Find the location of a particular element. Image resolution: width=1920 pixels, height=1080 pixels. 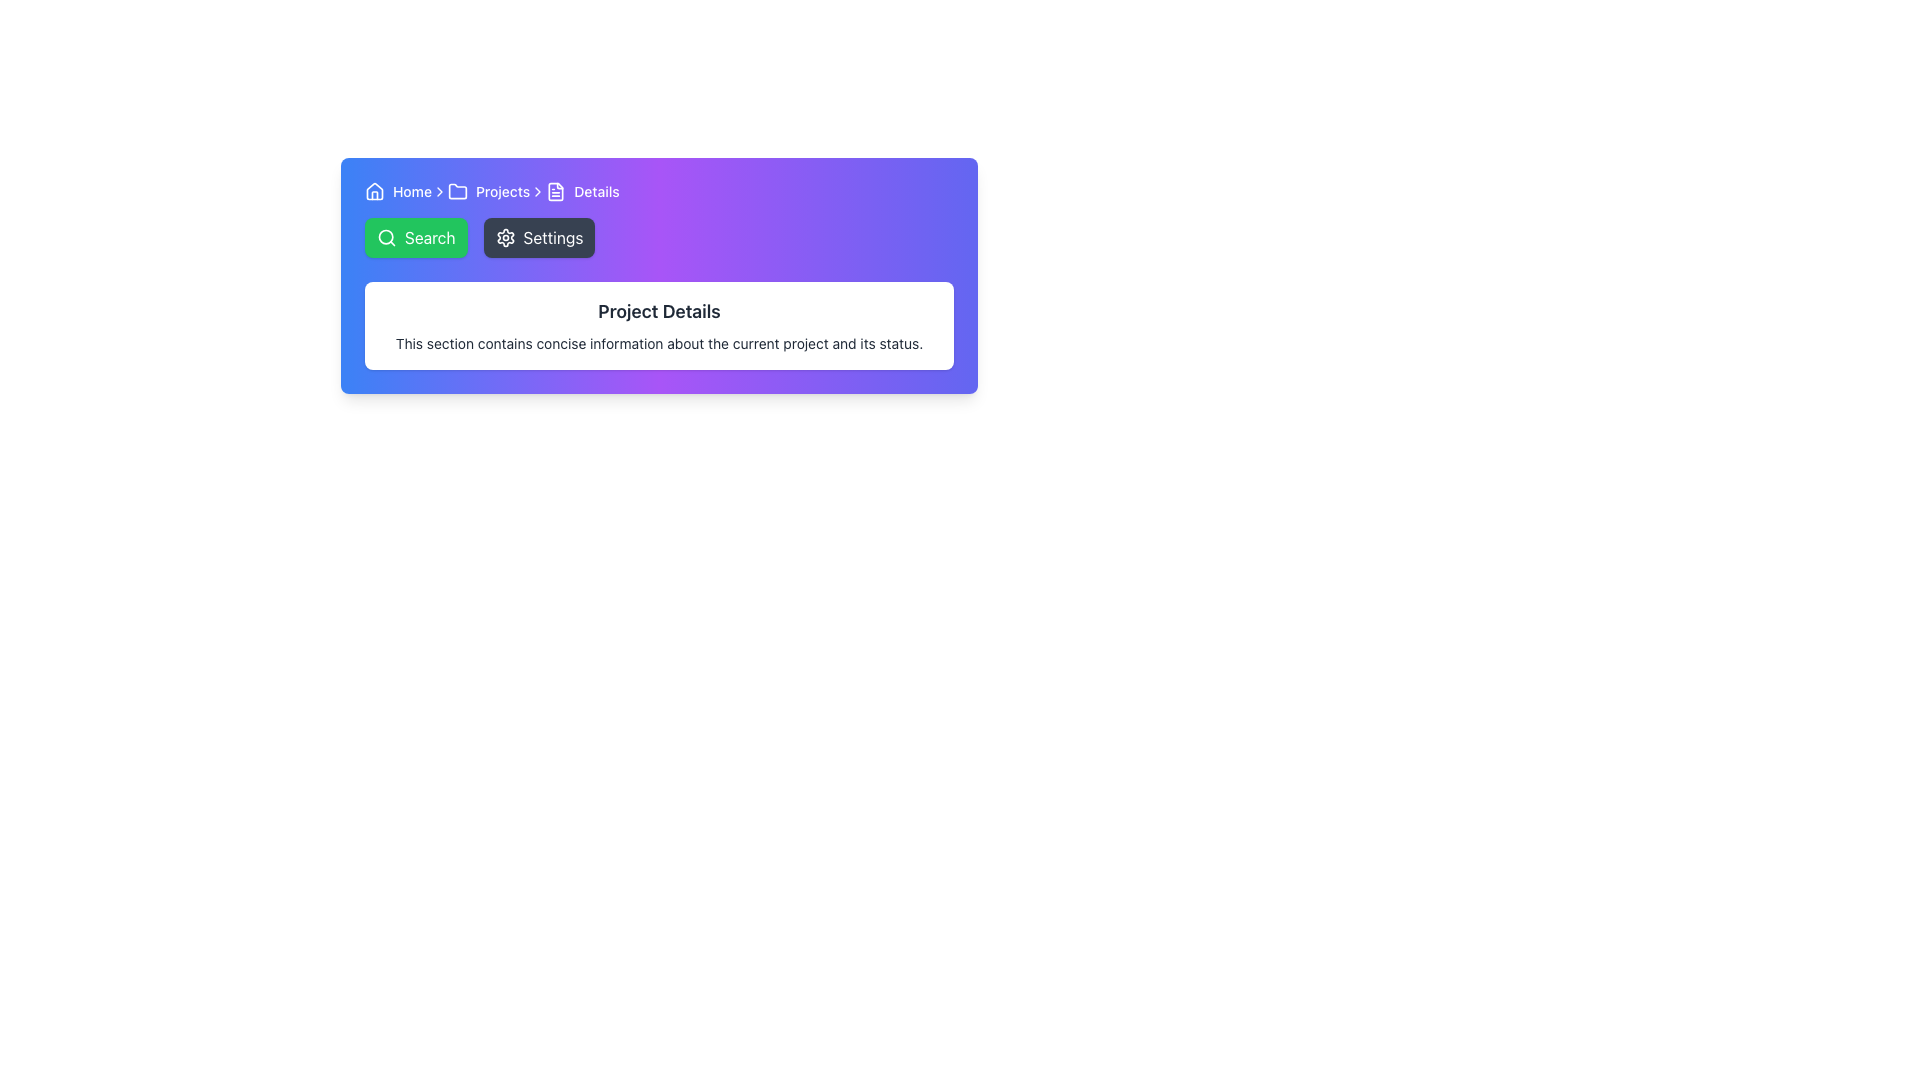

the SVG Folder Icon representing the 'Projects' section in the breadcrumb navigation is located at coordinates (456, 192).